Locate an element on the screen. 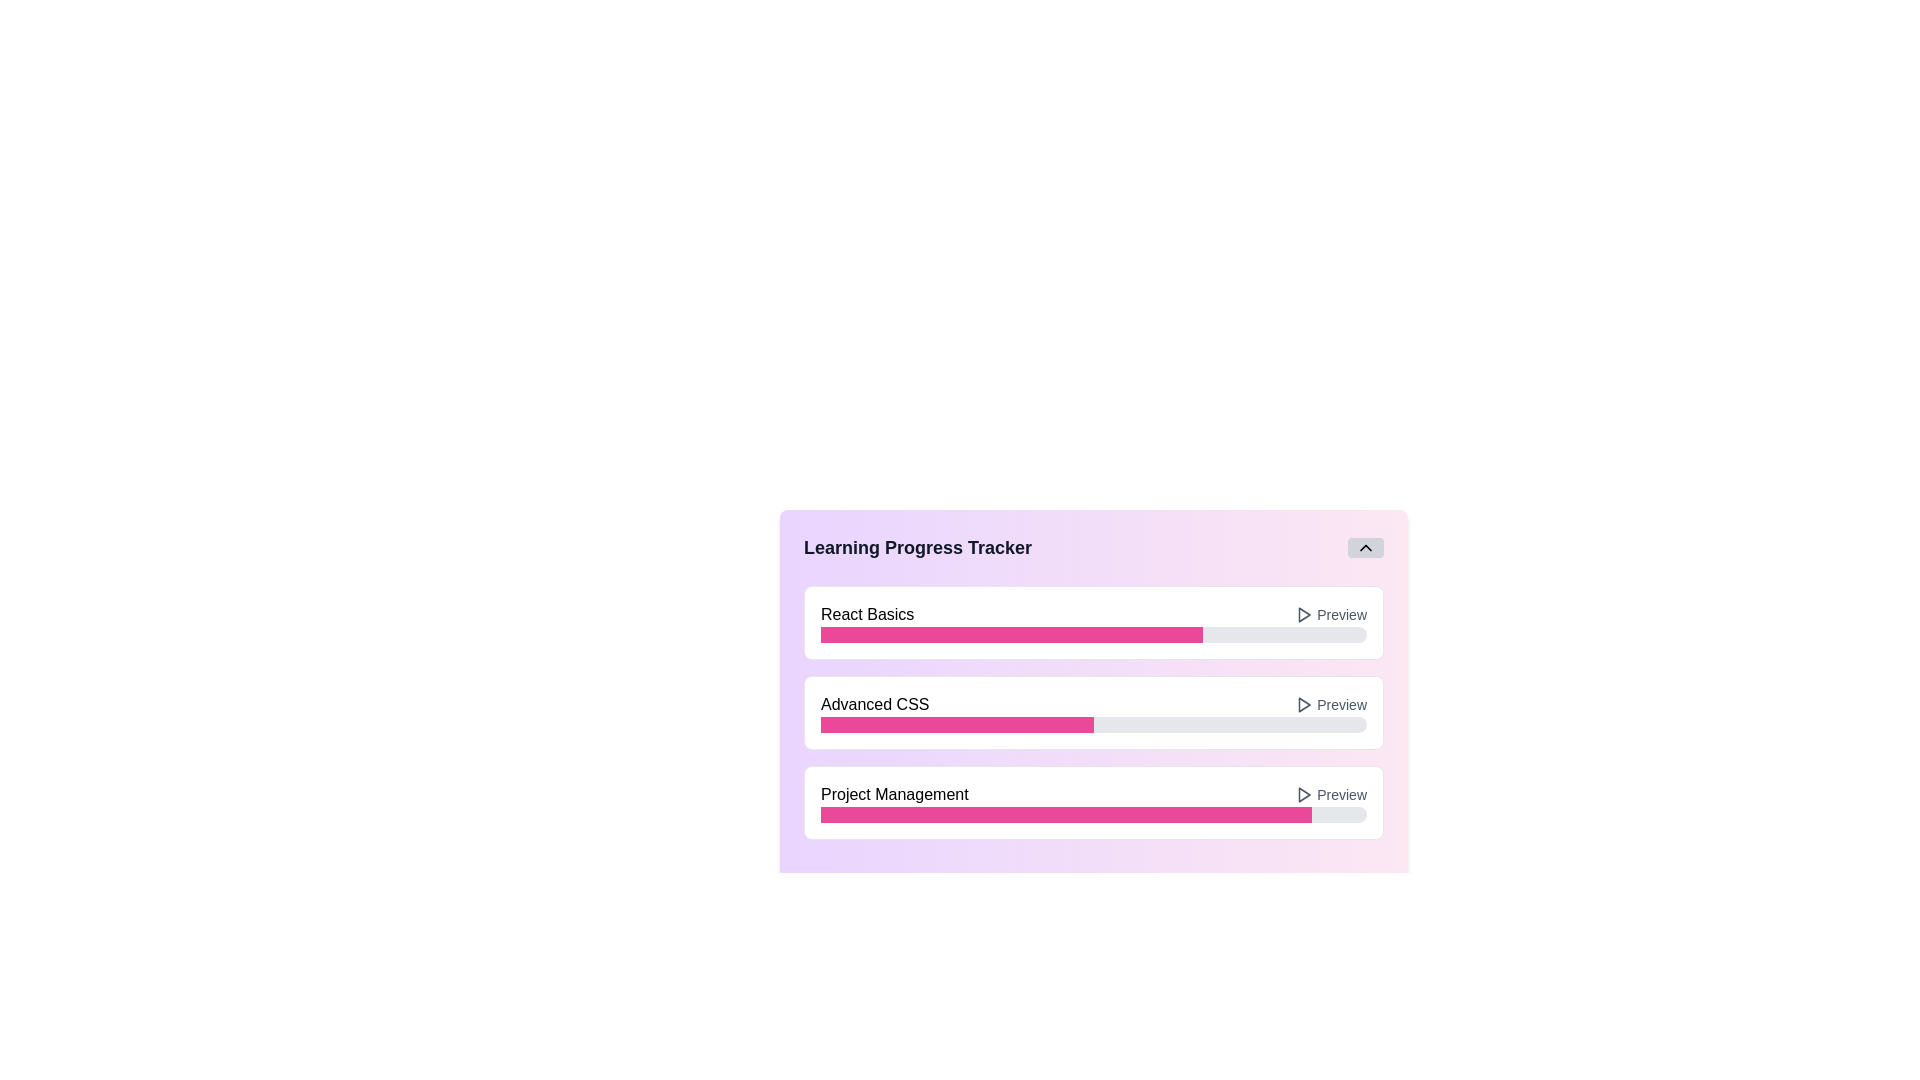 Image resolution: width=1920 pixels, height=1080 pixels. the triangular play button icon located to the right of the 'Advanced CSS' progress bar is located at coordinates (1305, 704).